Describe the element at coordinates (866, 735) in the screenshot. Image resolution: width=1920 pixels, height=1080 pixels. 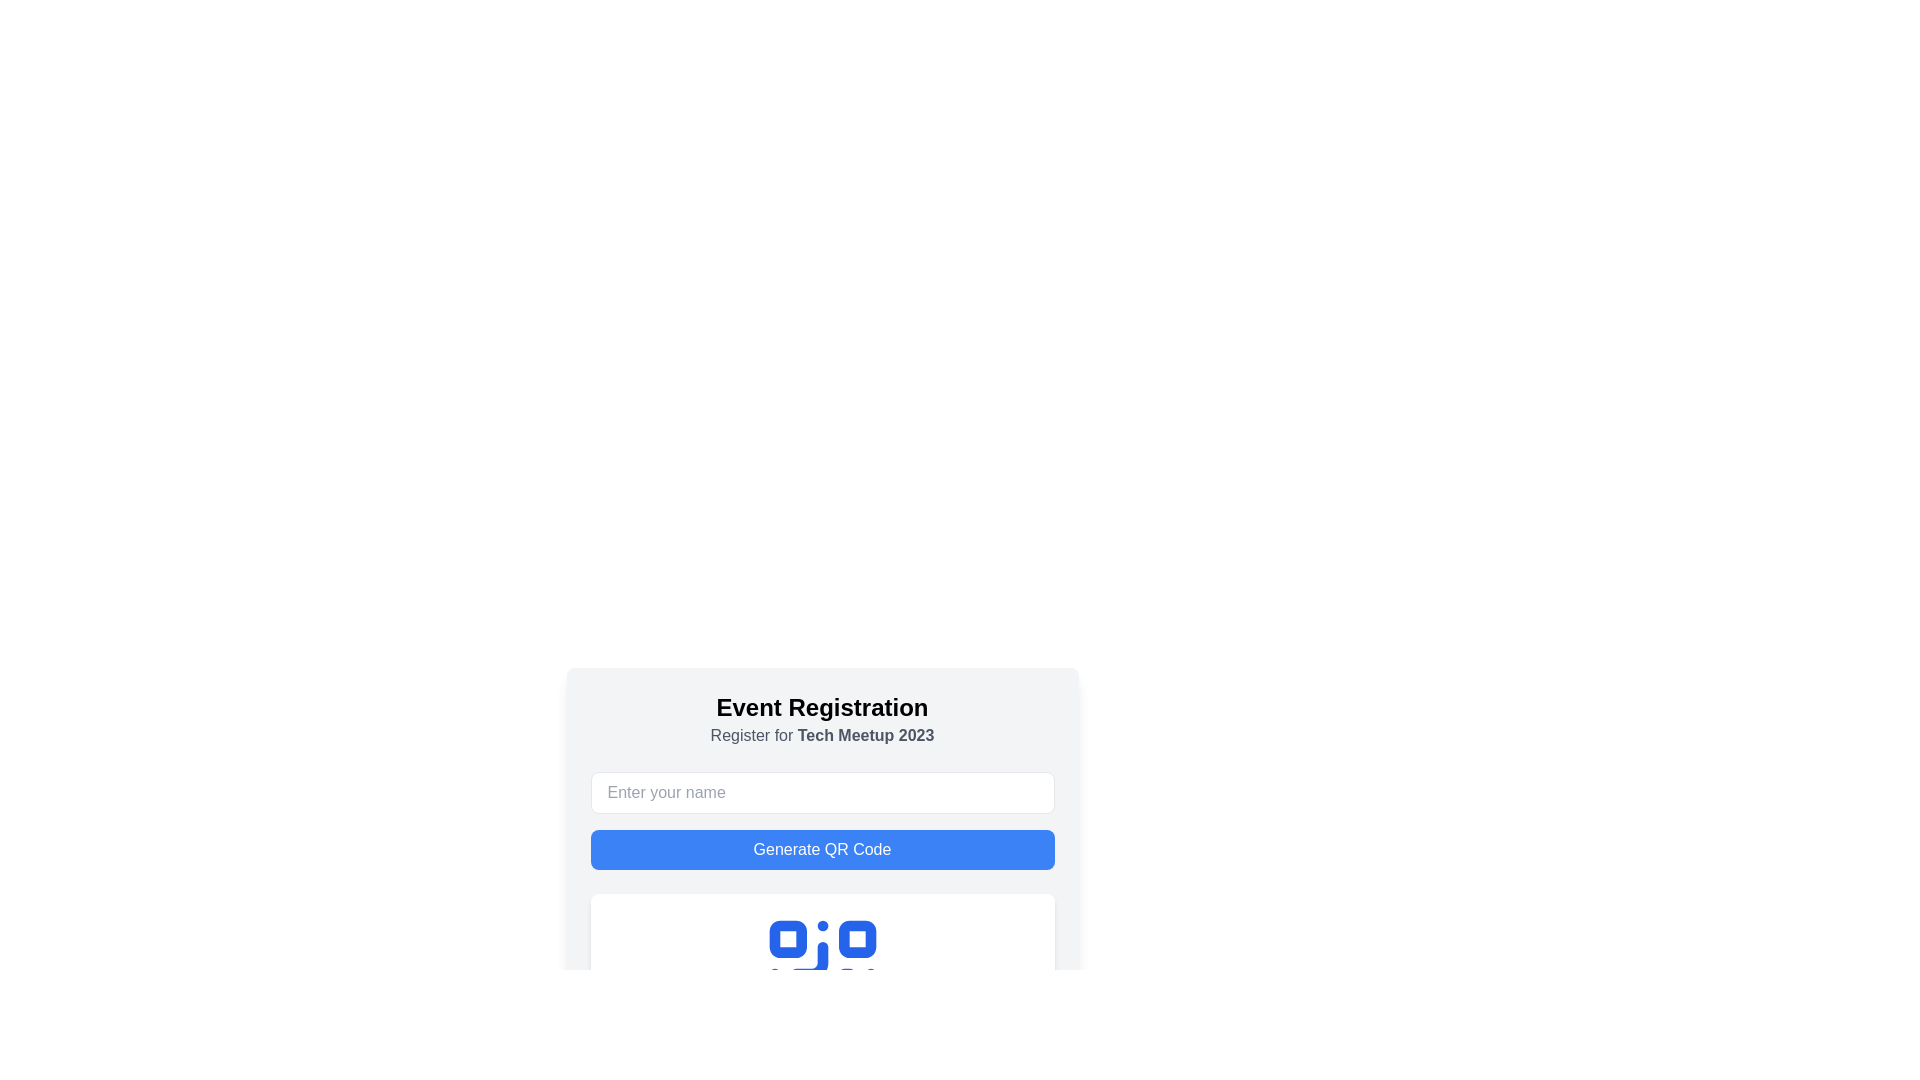
I see `the text label displaying 'Tech Meetup 2023', which is part of the event registration section and appears below the heading 'Event Registration'` at that location.